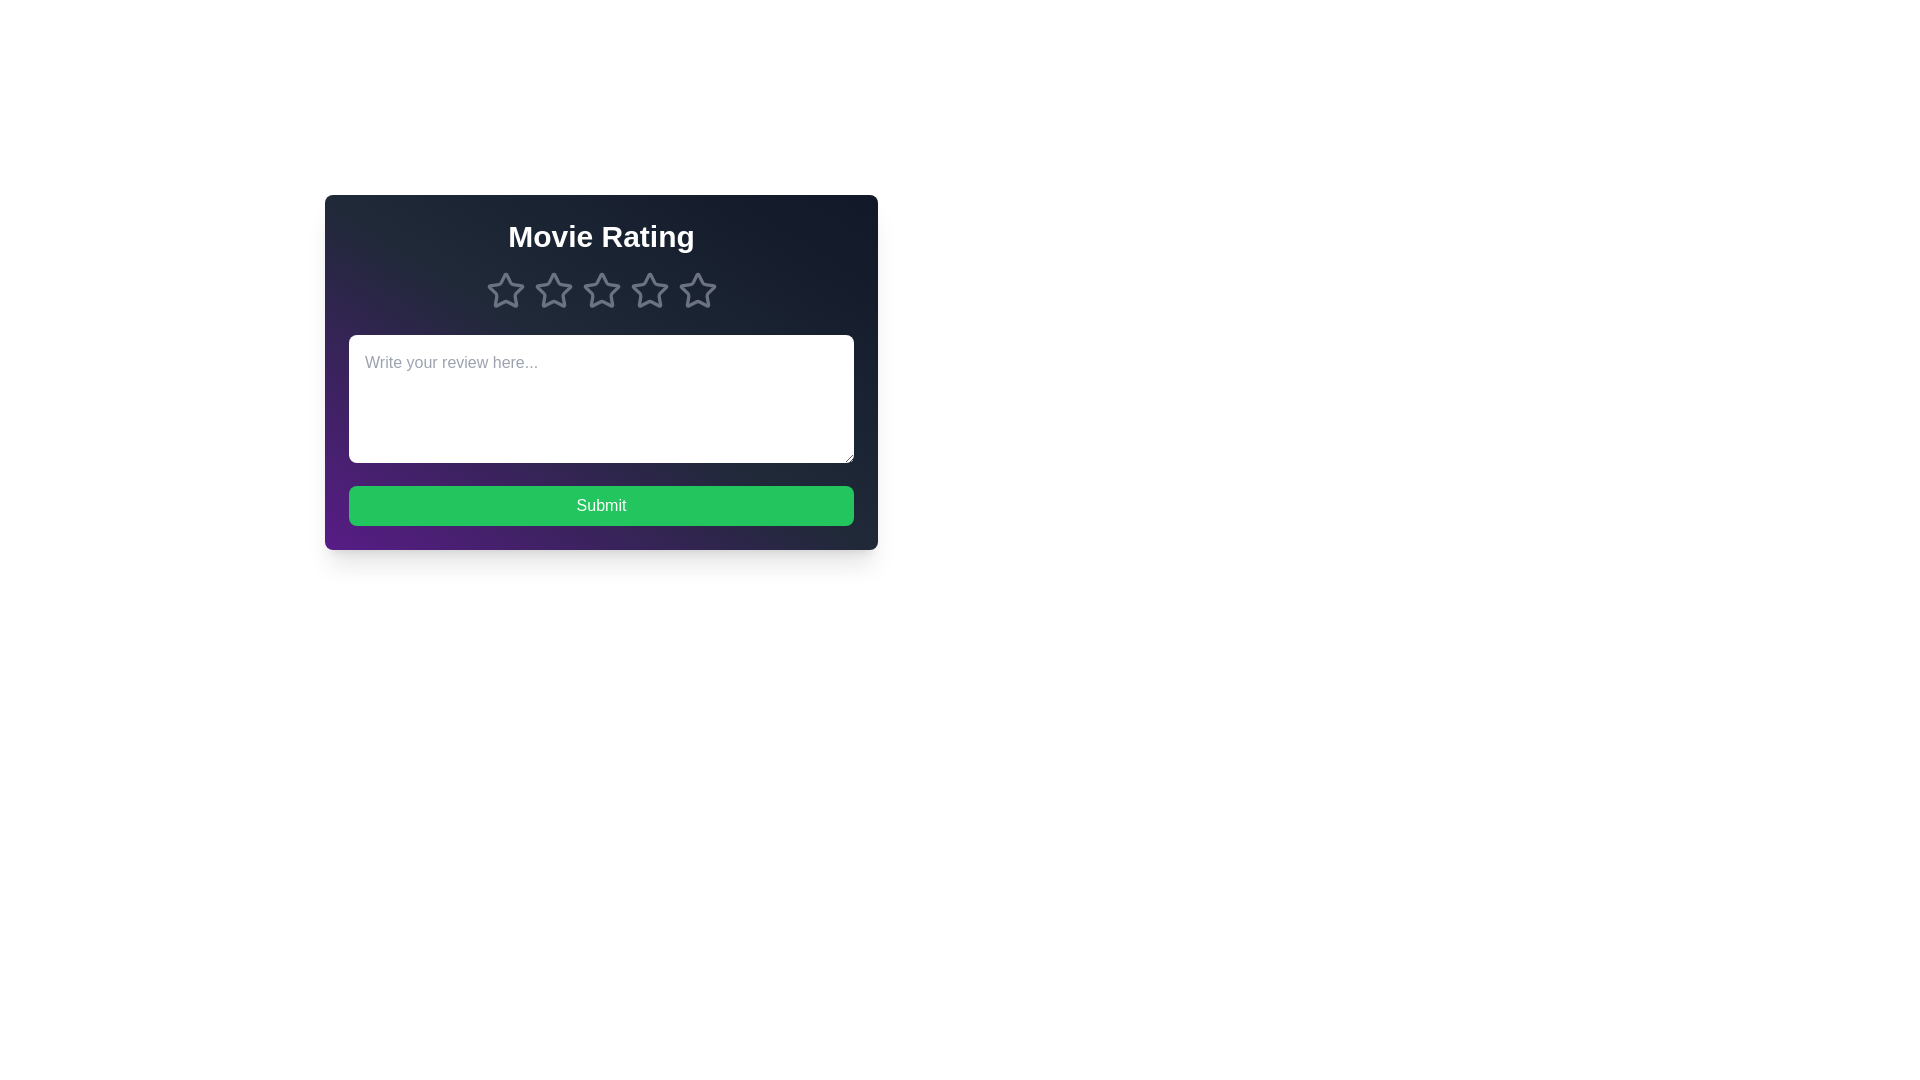 The width and height of the screenshot is (1920, 1080). Describe the element at coordinates (649, 290) in the screenshot. I see `the movie rating to 4 stars by clicking on the respective star` at that location.